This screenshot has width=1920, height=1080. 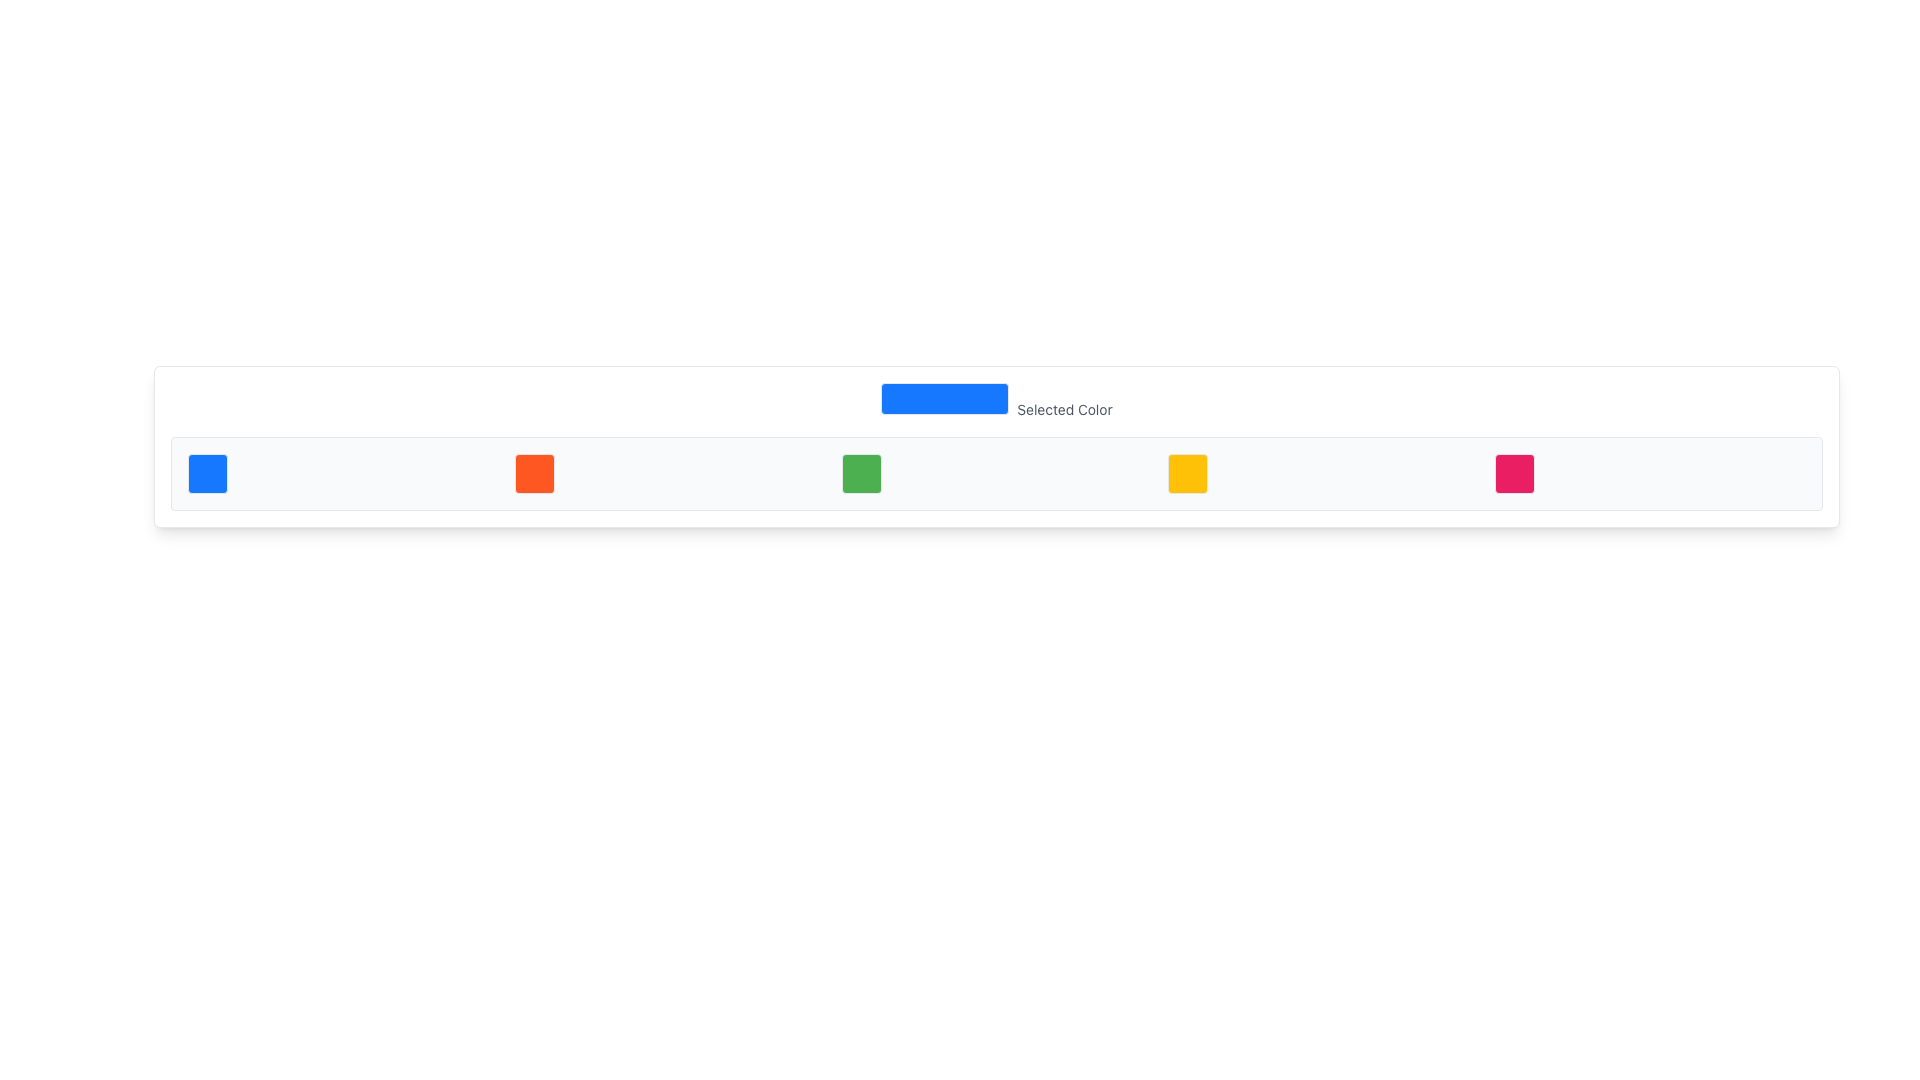 I want to click on the selectable color block representing yellow, which is the fourth item in a grid of five squares, so click(x=1188, y=474).